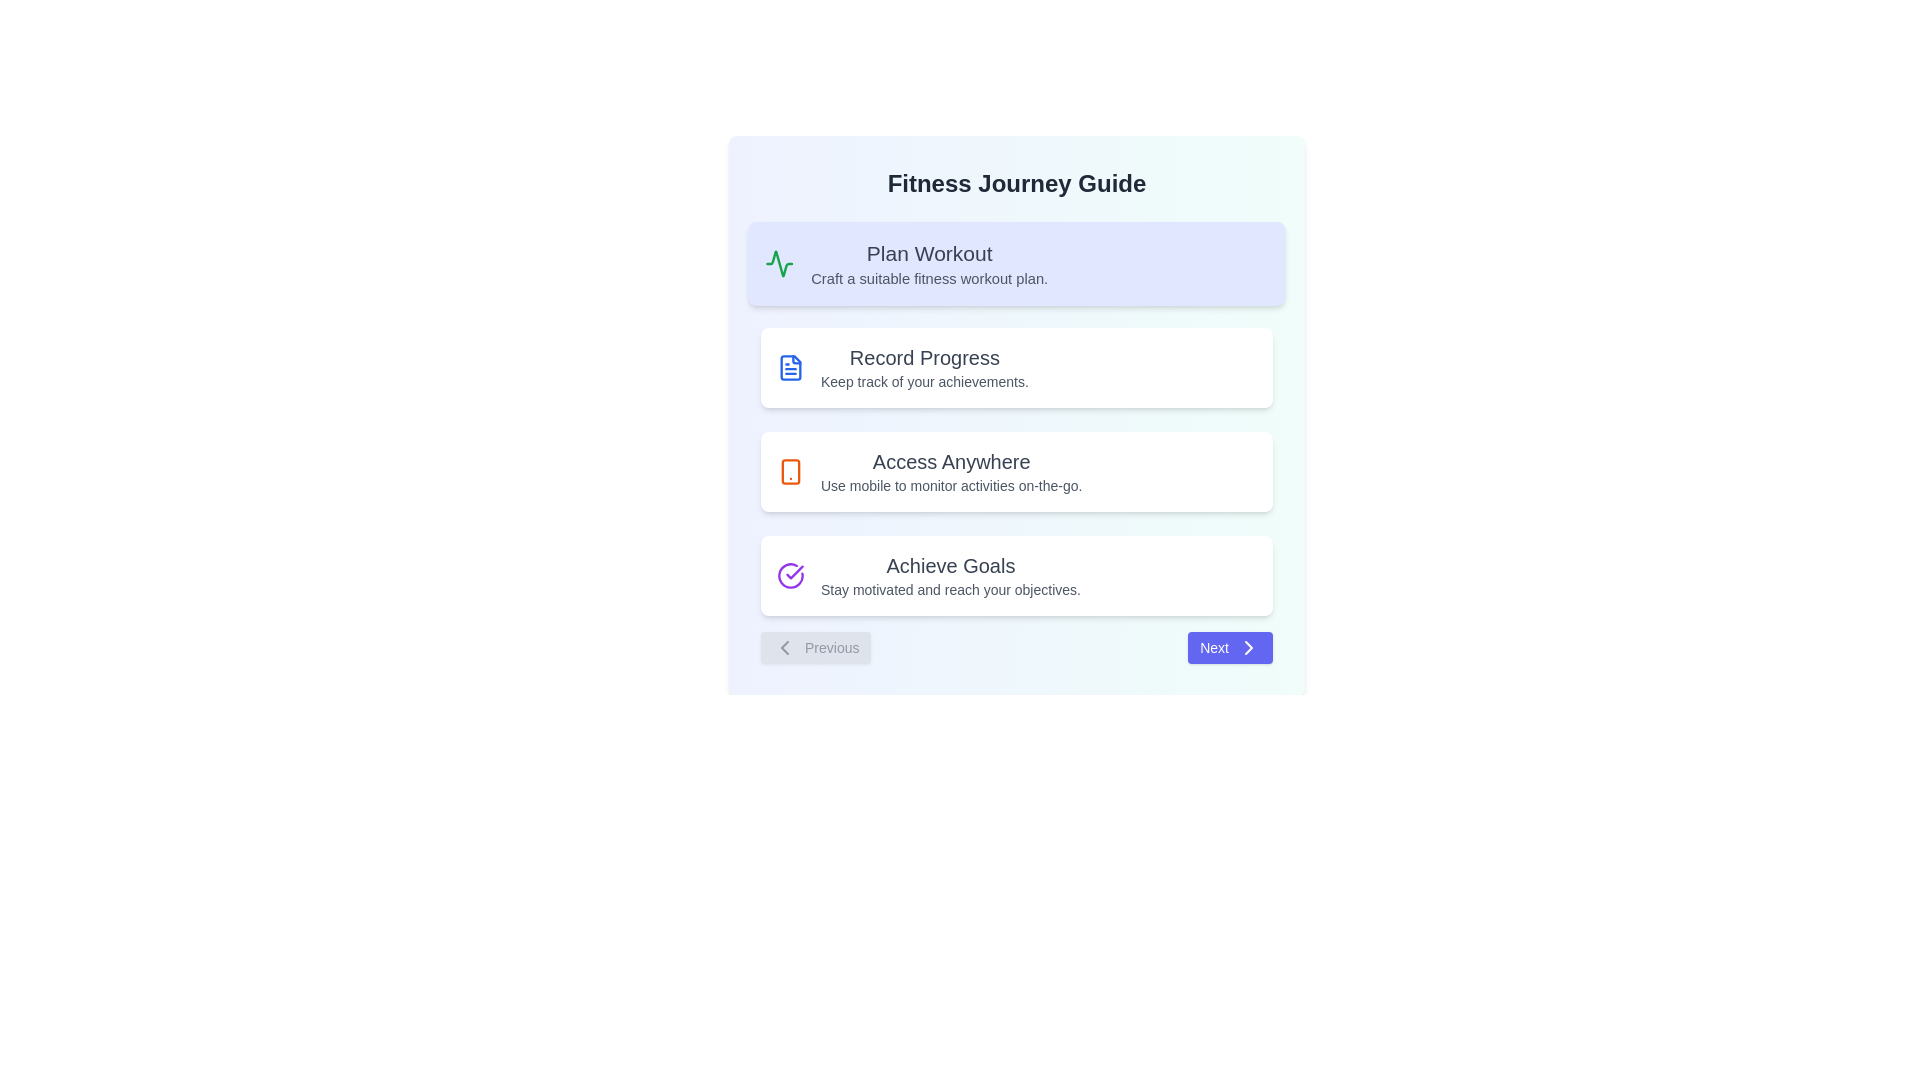 This screenshot has width=1920, height=1080. Describe the element at coordinates (949, 575) in the screenshot. I see `the textual content element with the heading 'Achieve Goals' and subtext 'Stay motivated and reach your objectives.' located in the bottom-most card of the layout` at that location.